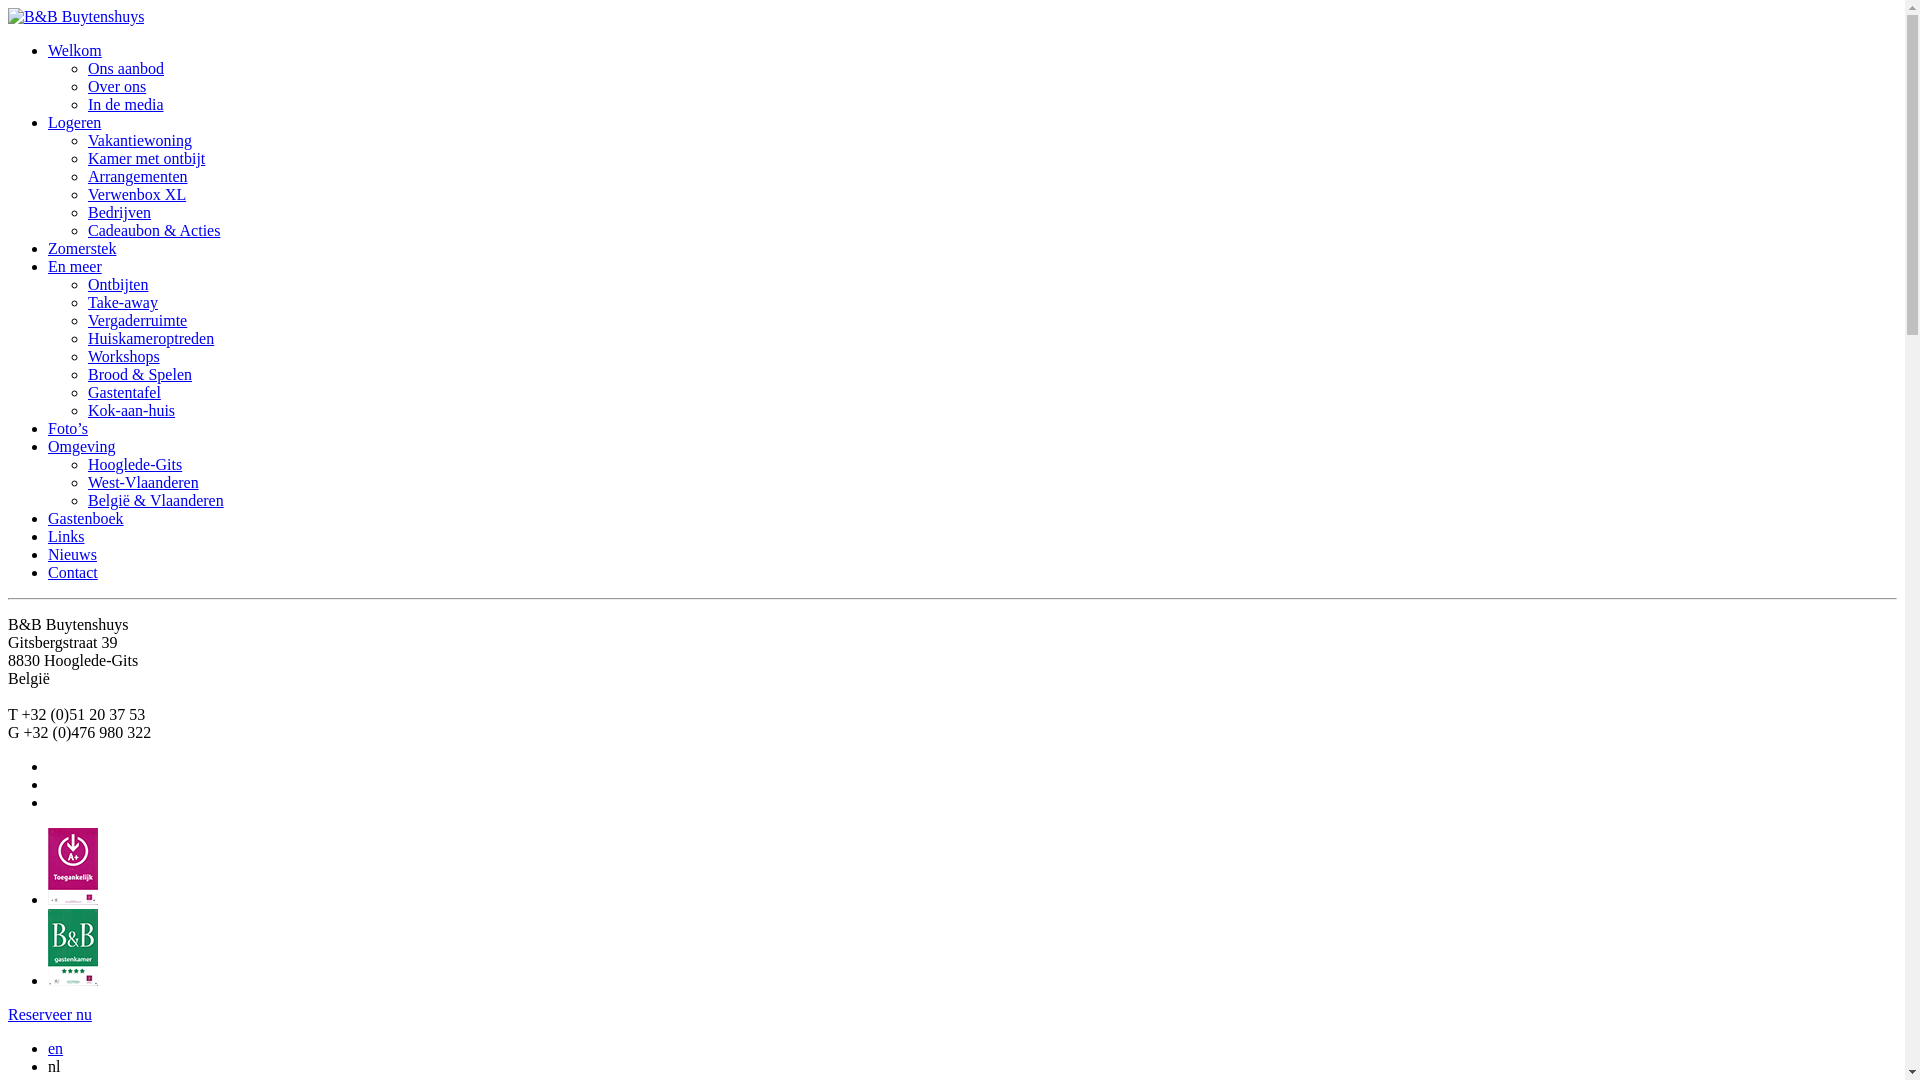  Describe the element at coordinates (86, 229) in the screenshot. I see `'Cadeaubon & Acties'` at that location.